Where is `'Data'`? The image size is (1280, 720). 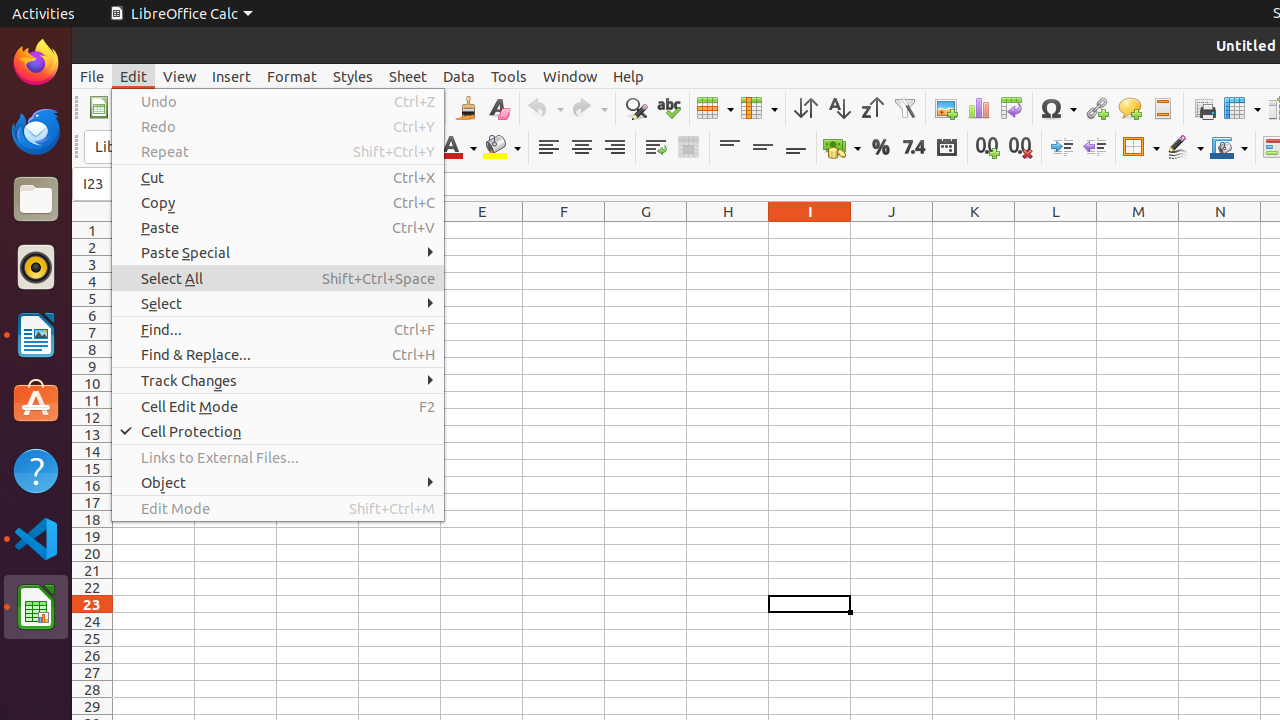
'Data' is located at coordinates (458, 75).